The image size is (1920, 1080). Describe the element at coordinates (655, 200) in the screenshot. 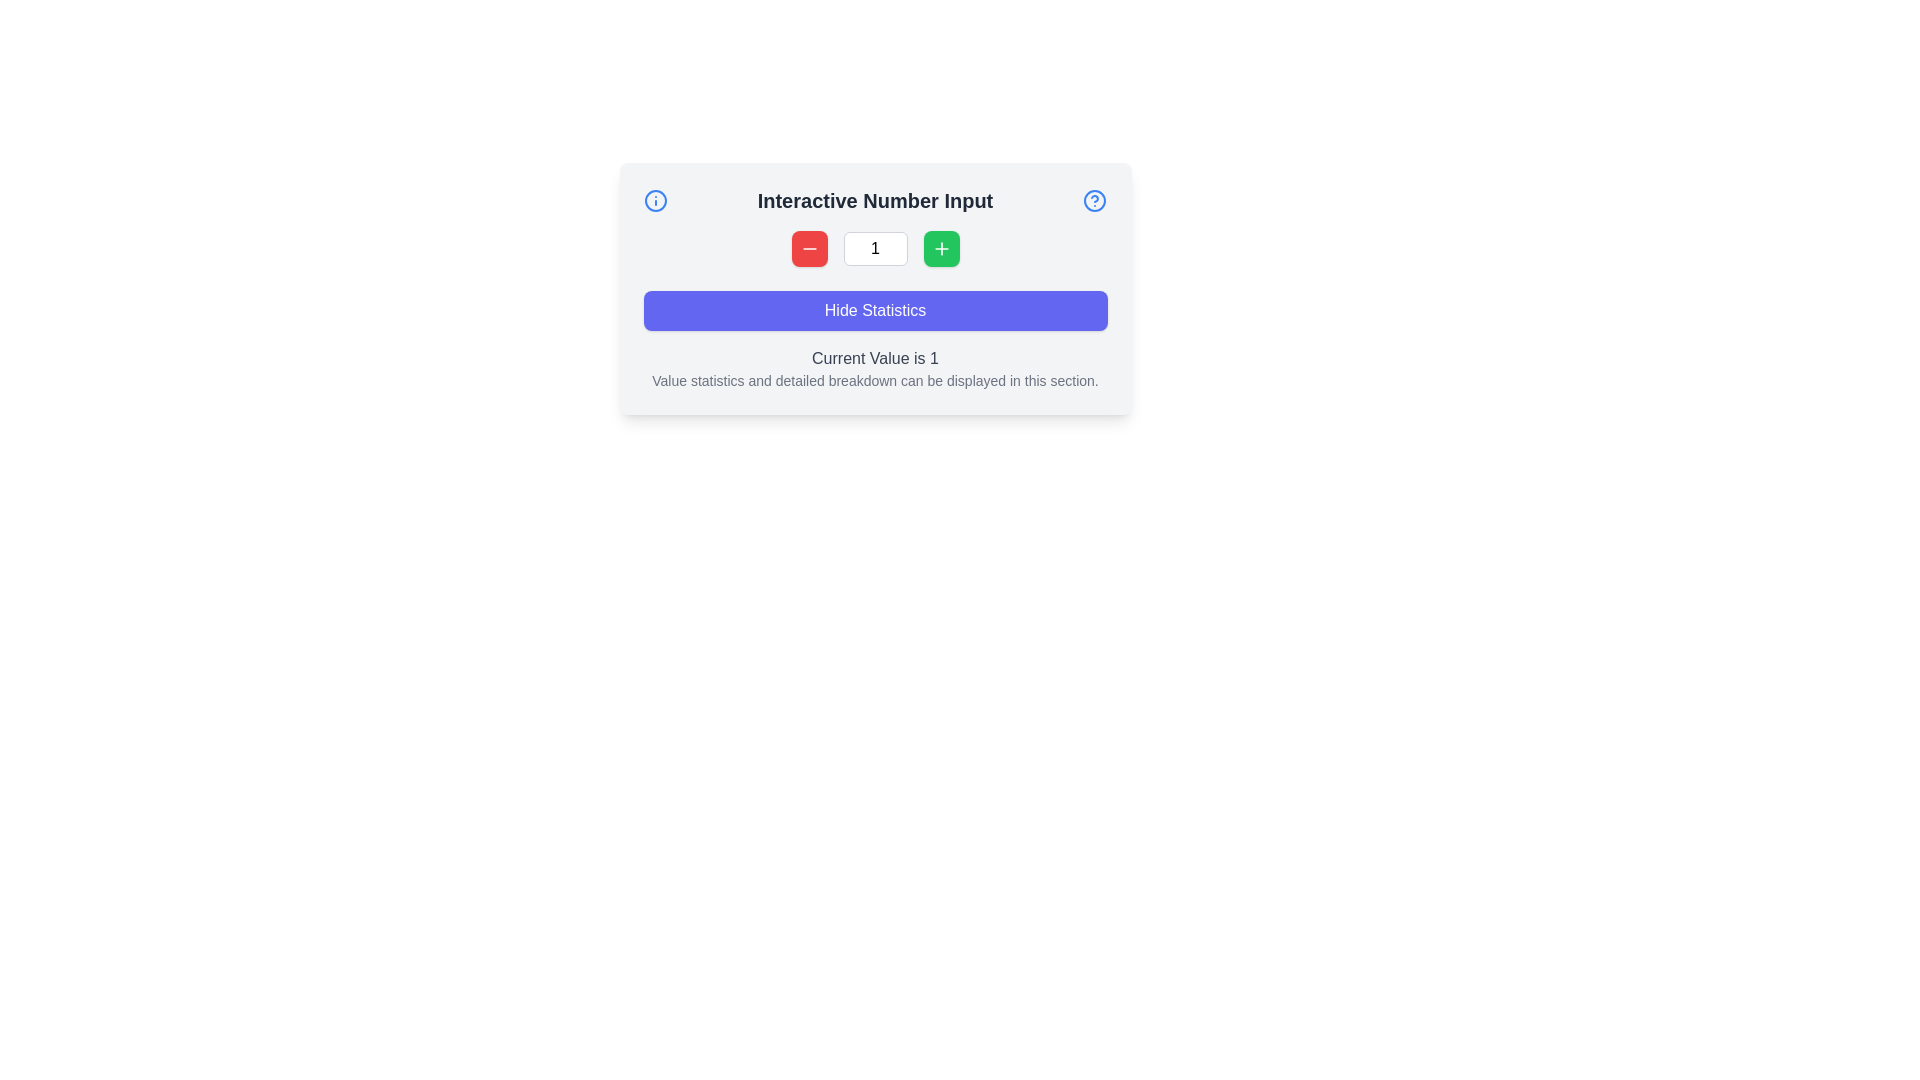

I see `the circular blue-bordered icon with a white center and vertical line, located in the top-left corner of the 'Interactive Number Input' section` at that location.